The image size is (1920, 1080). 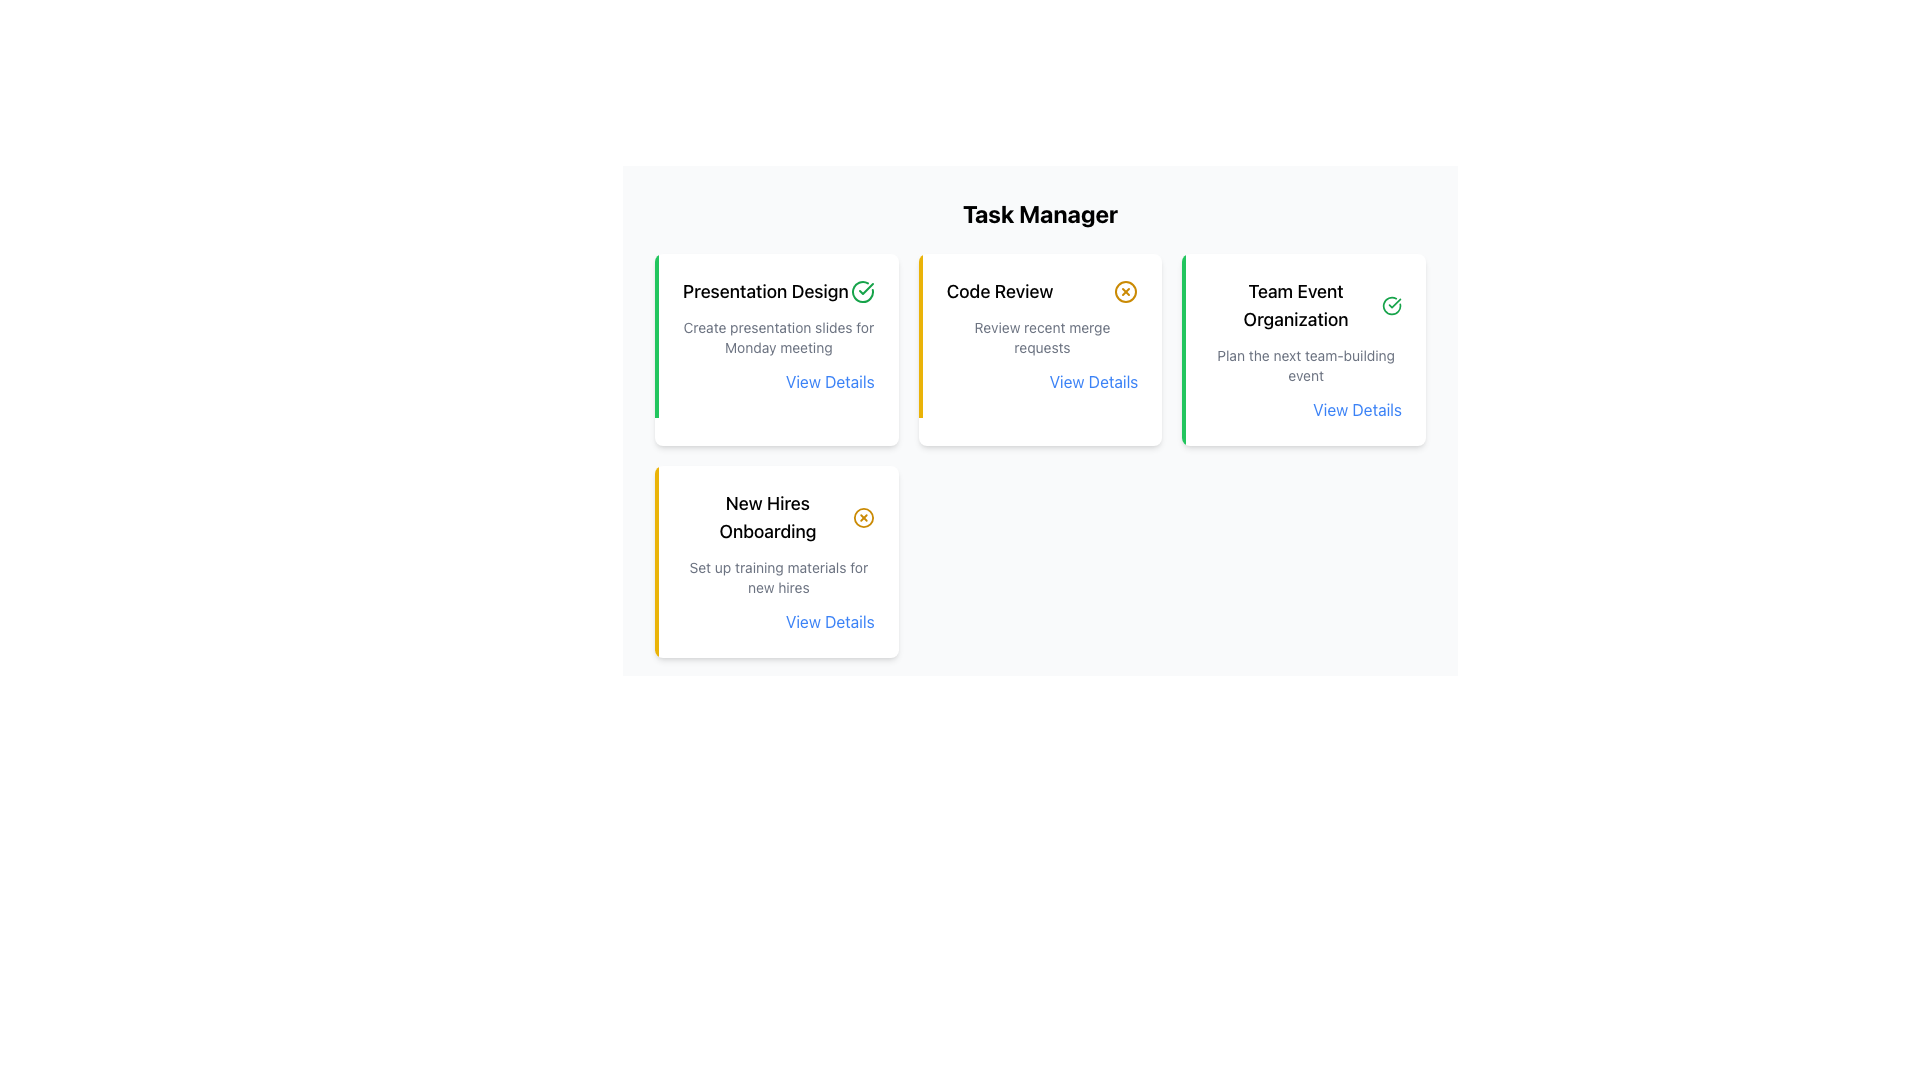 I want to click on the text-based hyperlink 'View Details' located at the bottom-right corner of the 'New Hires Onboarding' card, so click(x=777, y=620).